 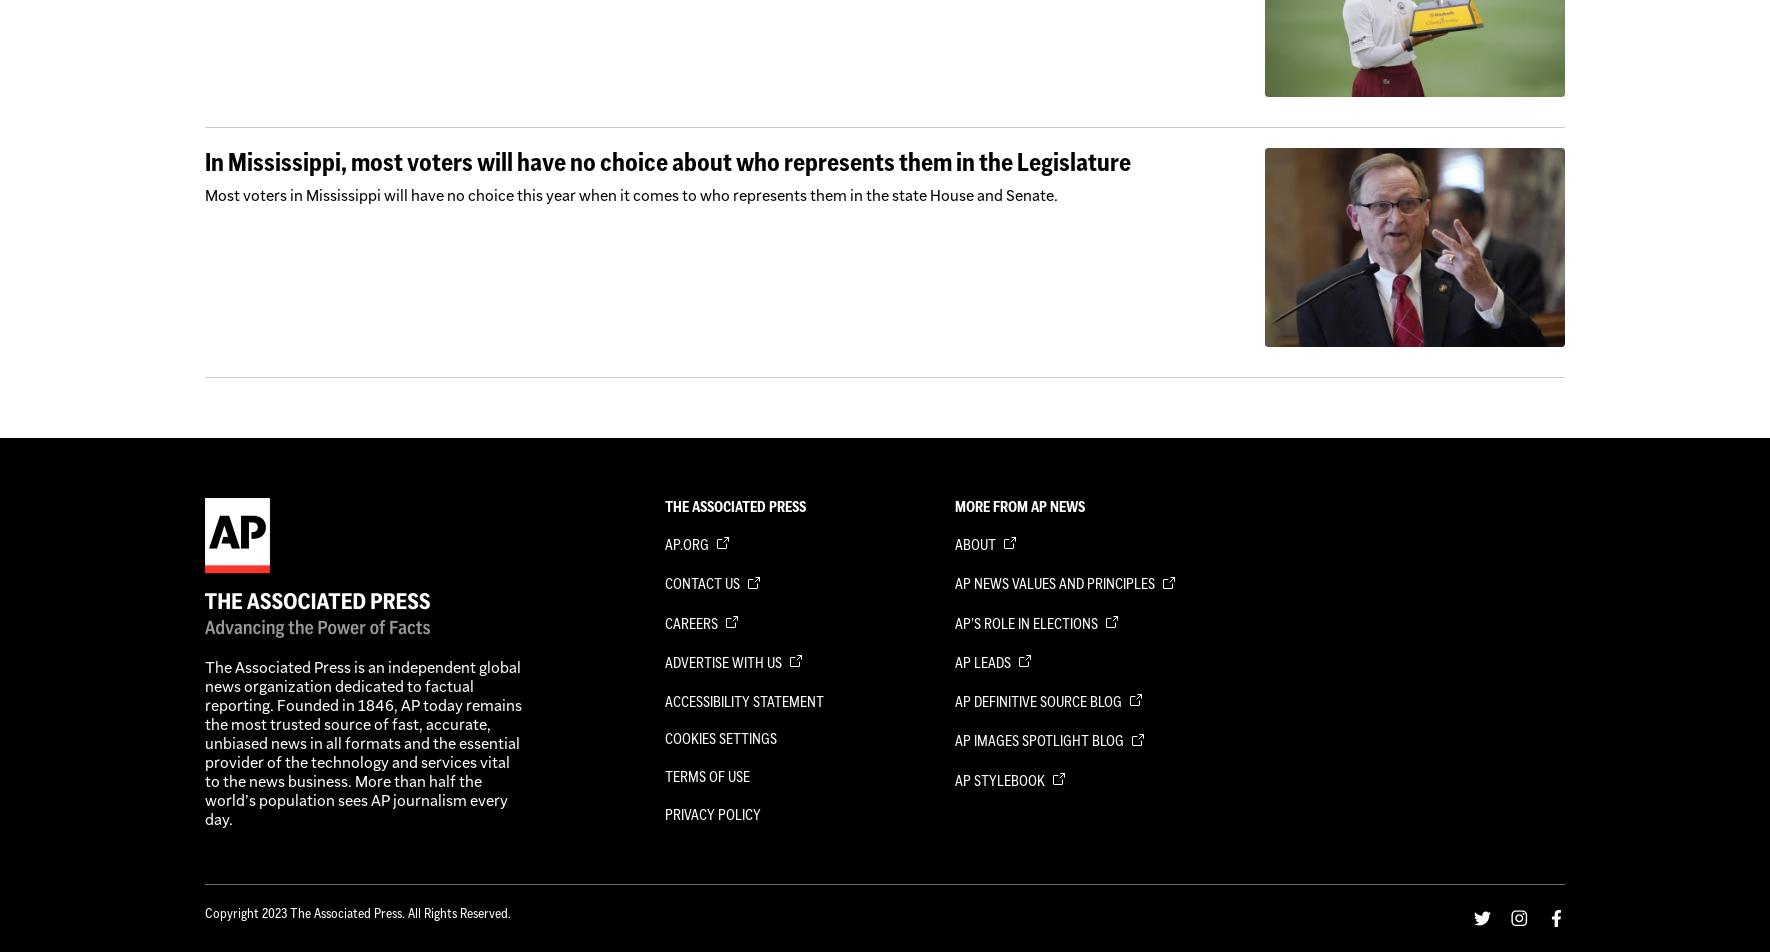 What do you see at coordinates (691, 622) in the screenshot?
I see `'Careers'` at bounding box center [691, 622].